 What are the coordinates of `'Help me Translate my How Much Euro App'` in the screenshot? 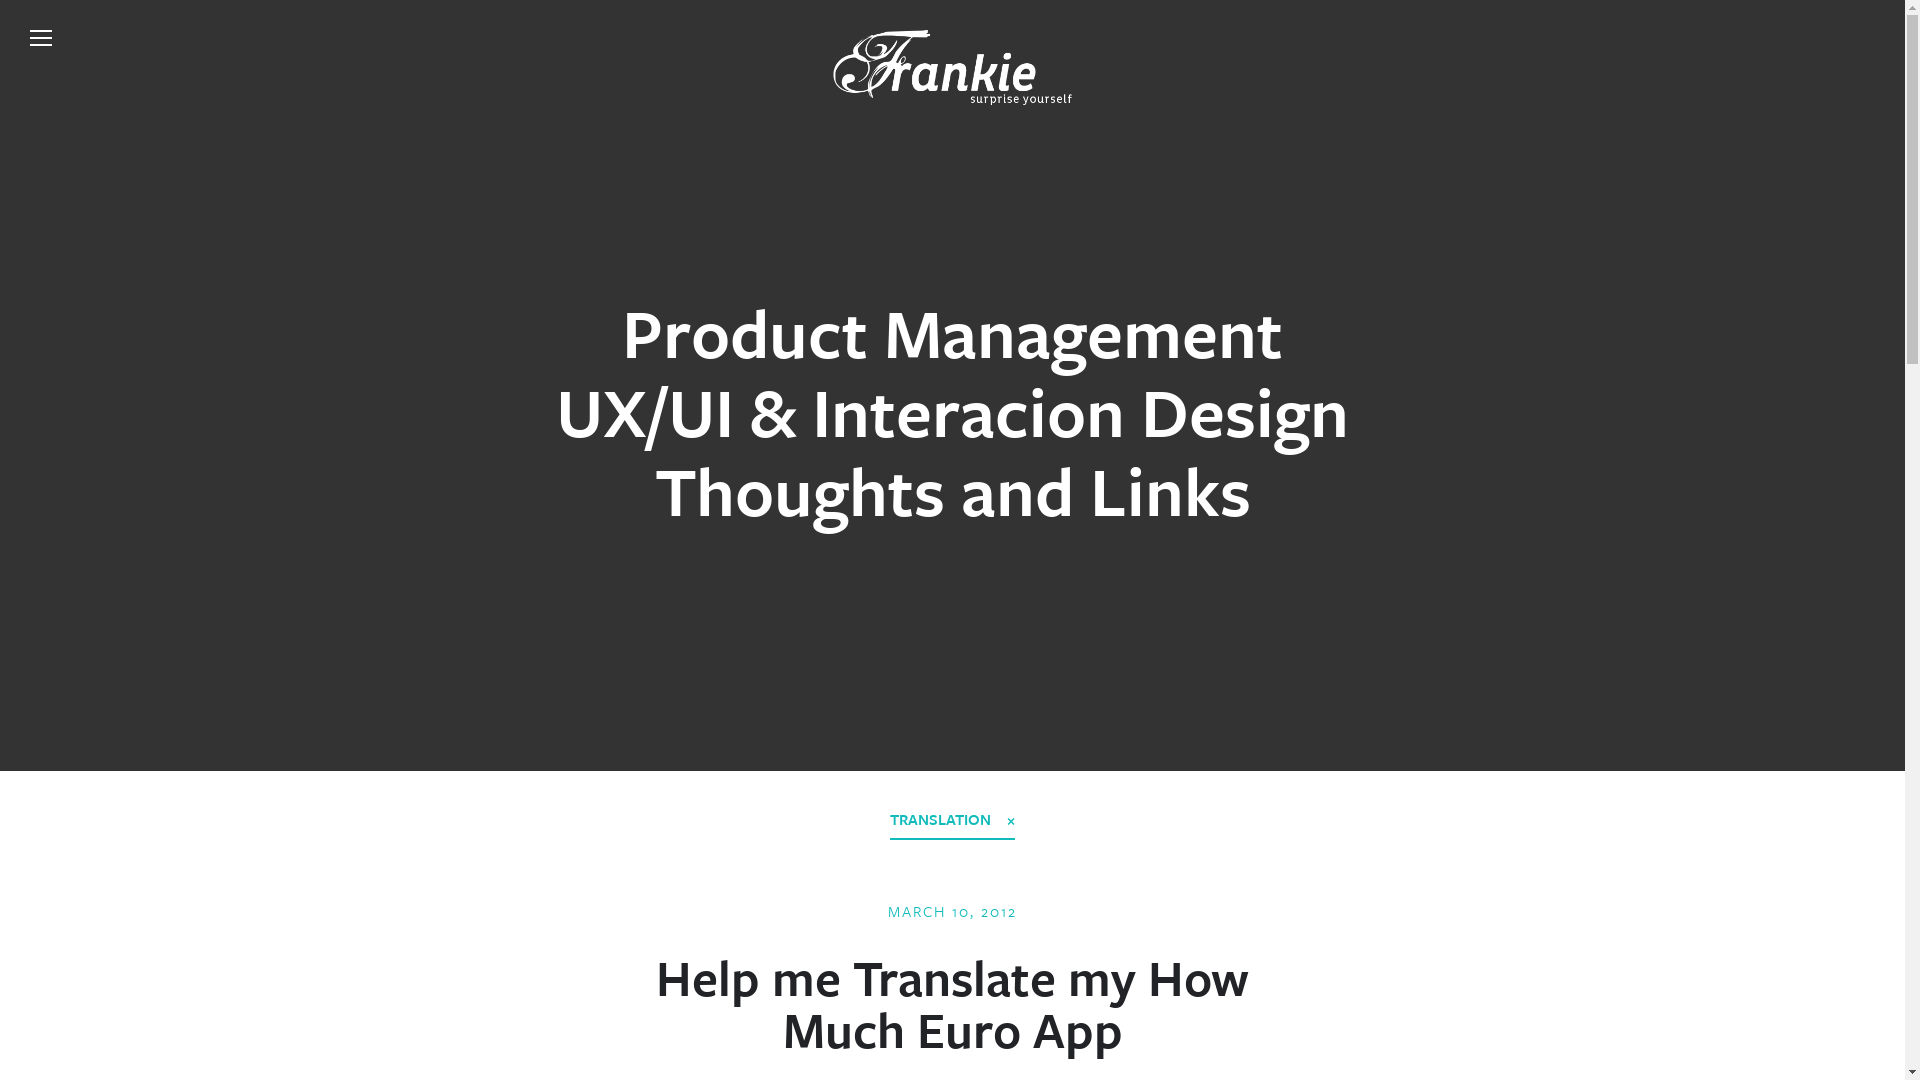 It's located at (951, 1002).